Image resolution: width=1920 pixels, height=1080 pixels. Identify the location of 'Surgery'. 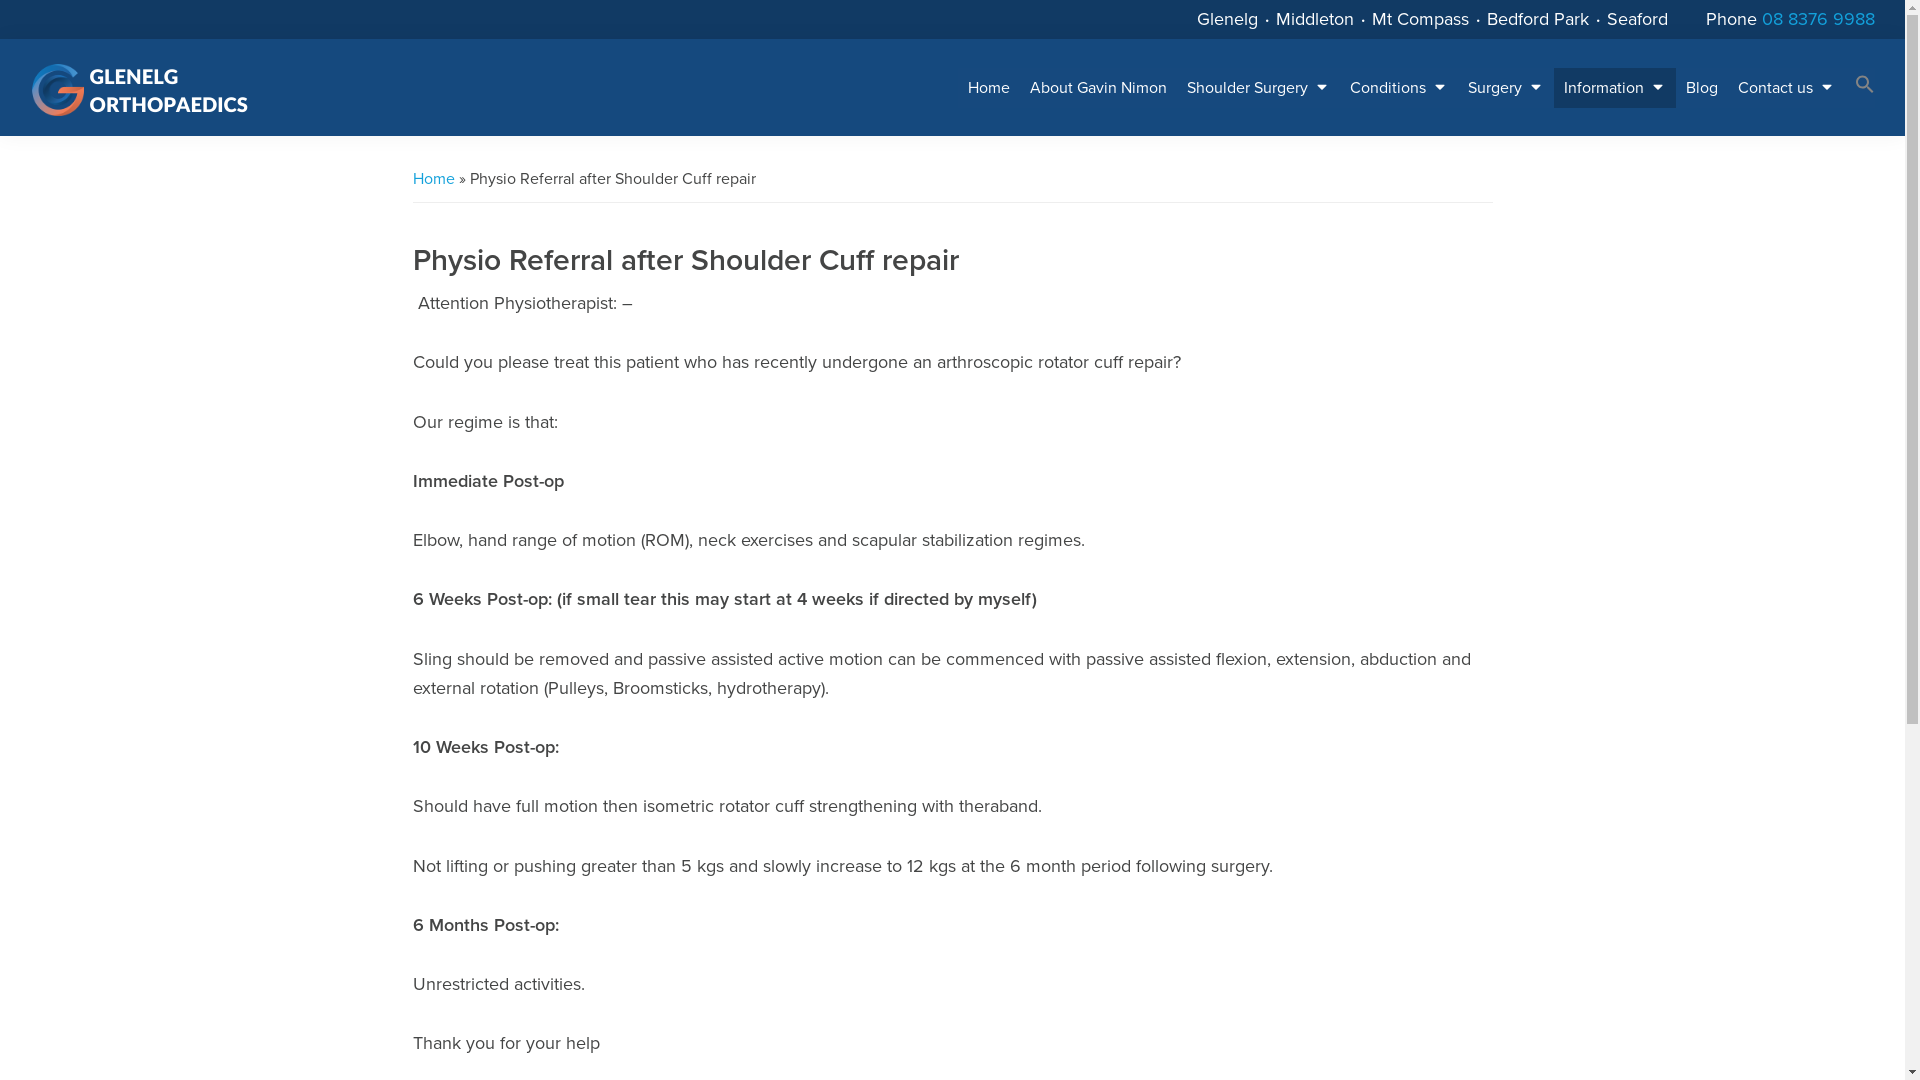
(1506, 87).